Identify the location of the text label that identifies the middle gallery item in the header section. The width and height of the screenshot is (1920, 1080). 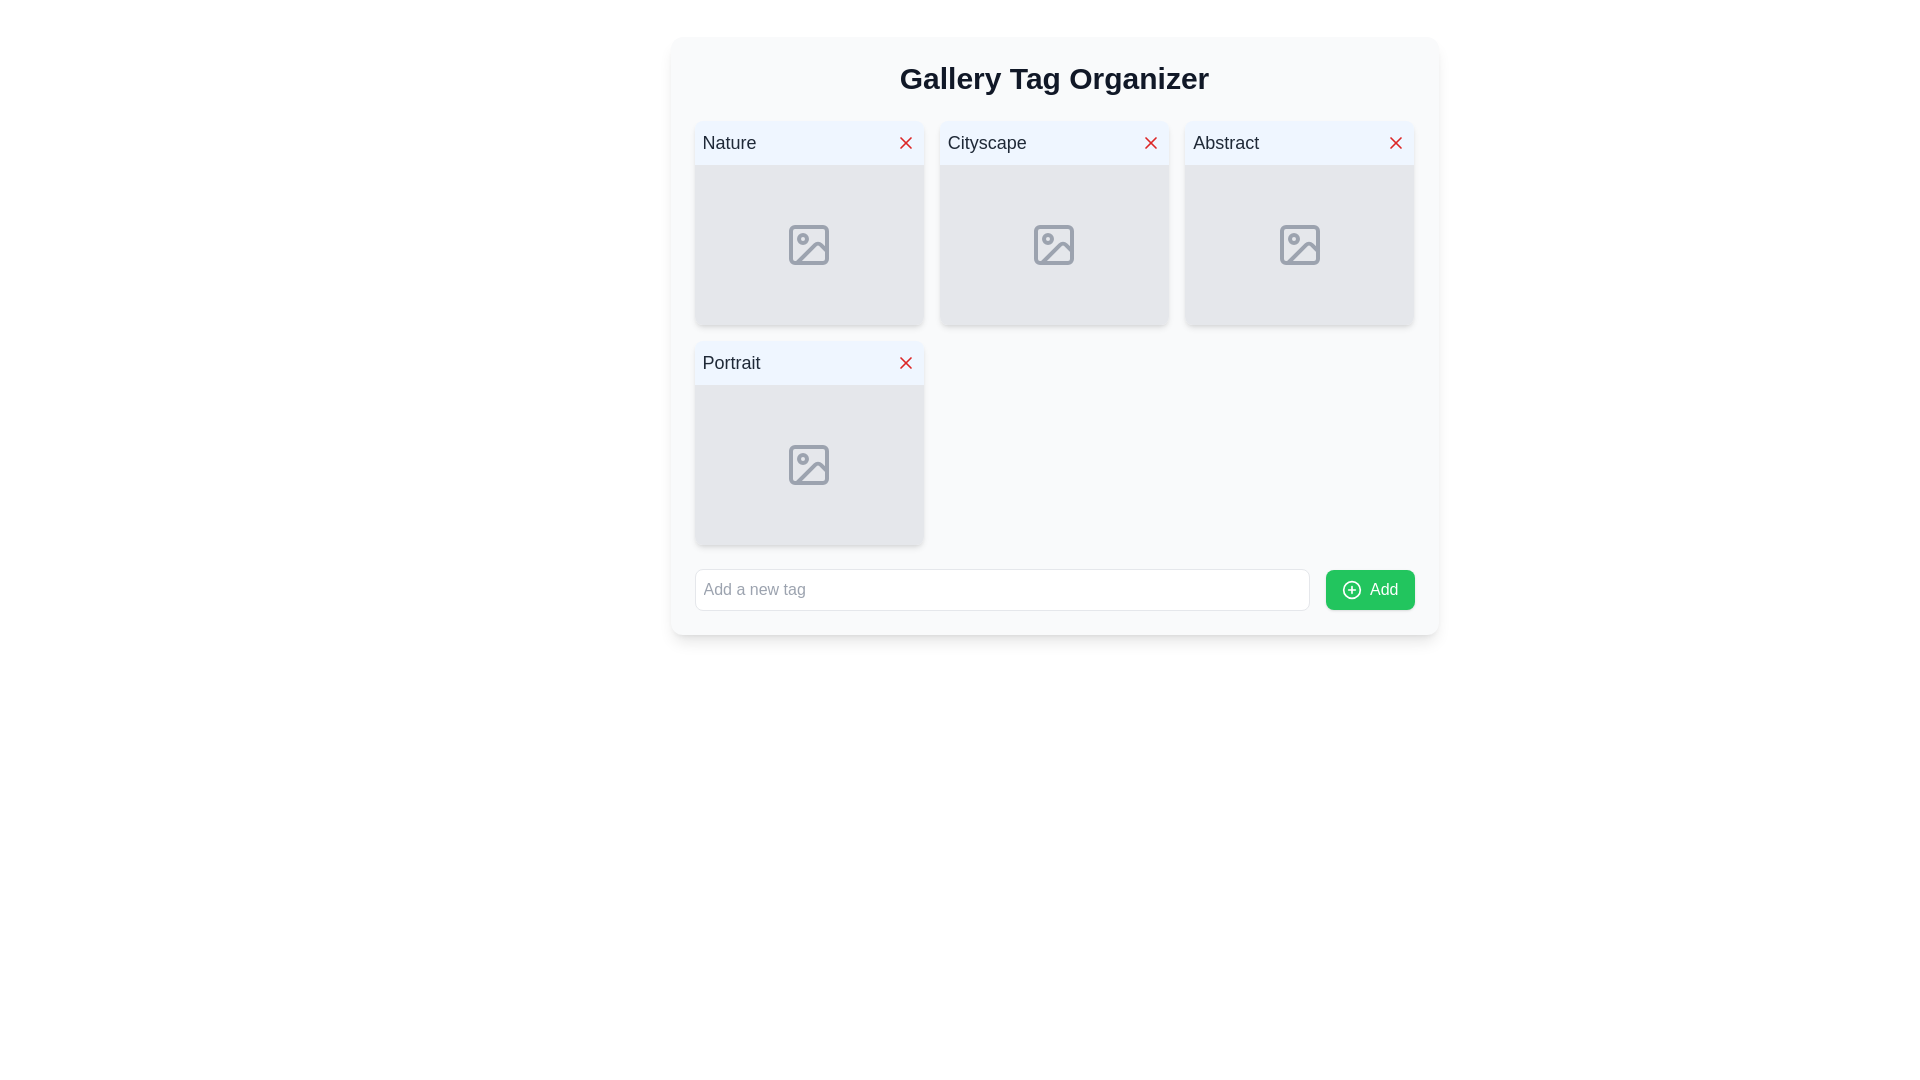
(987, 141).